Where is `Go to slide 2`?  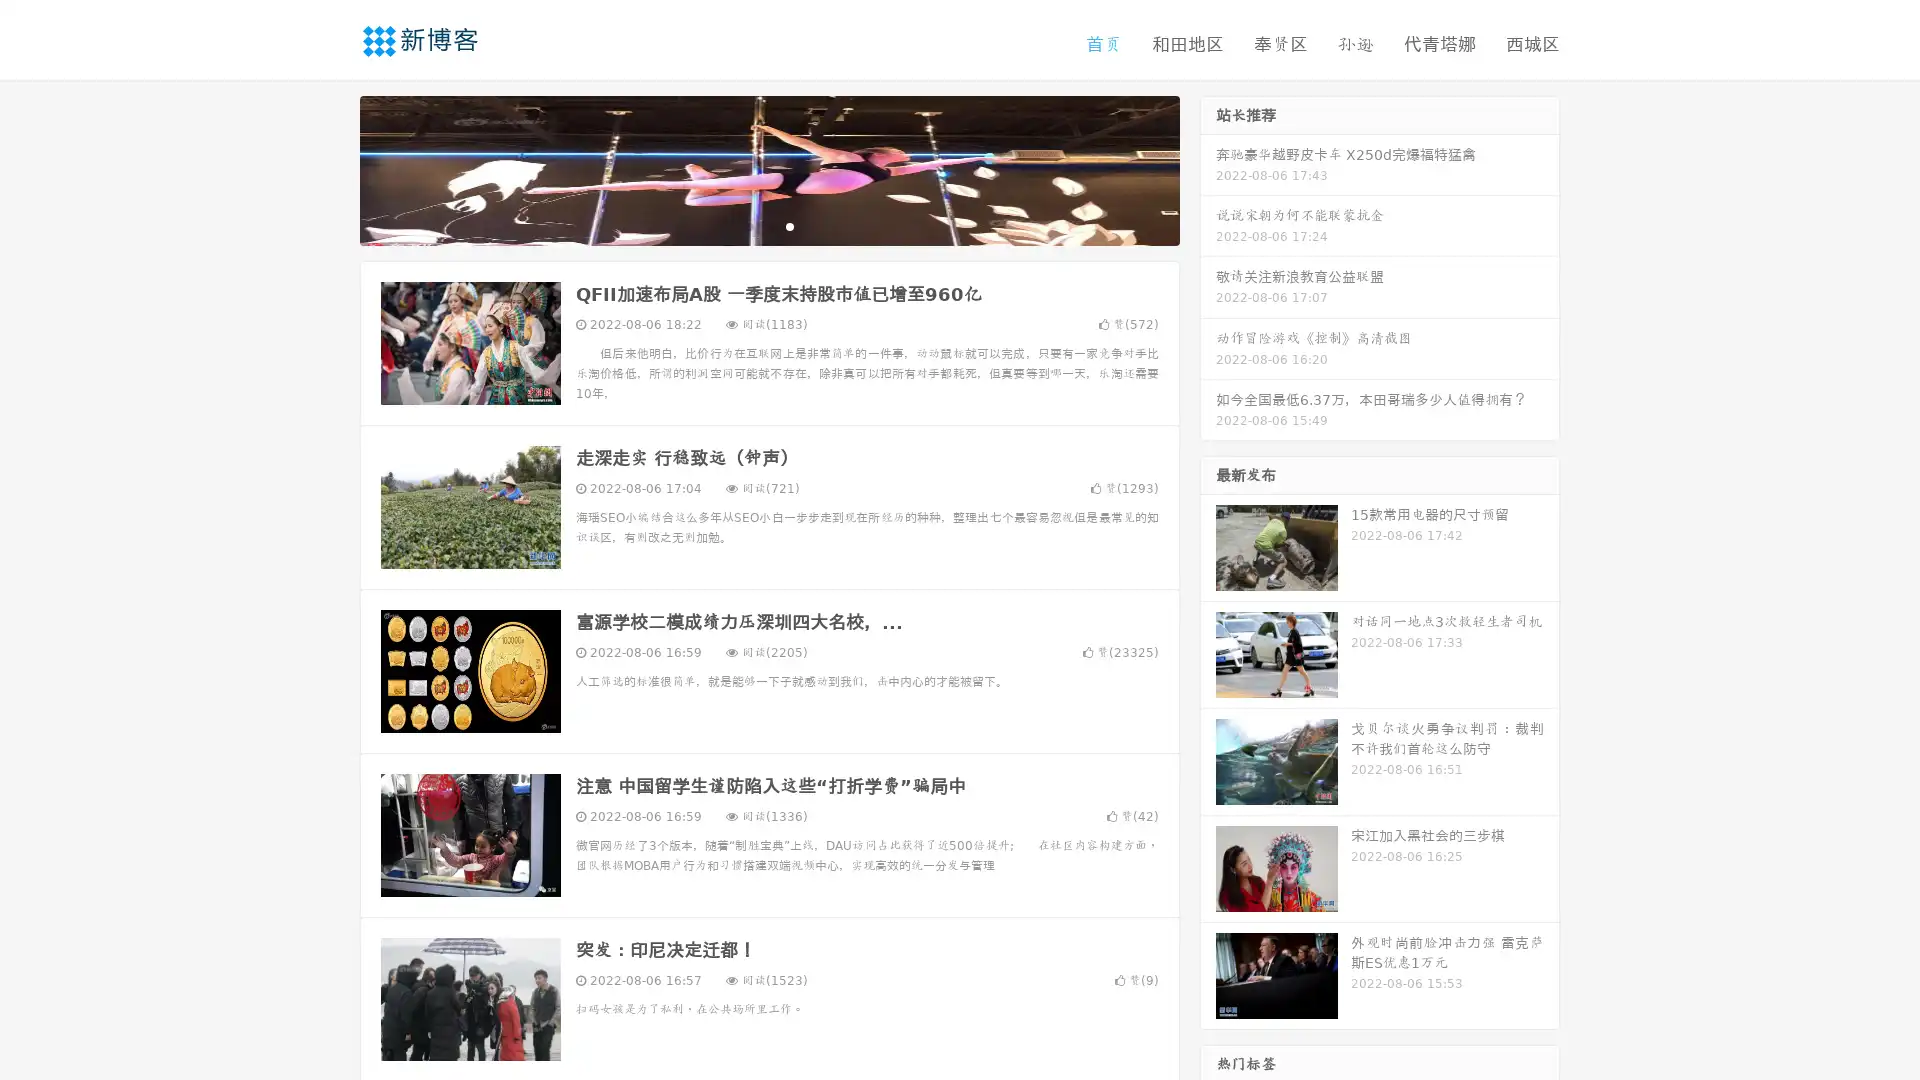 Go to slide 2 is located at coordinates (768, 225).